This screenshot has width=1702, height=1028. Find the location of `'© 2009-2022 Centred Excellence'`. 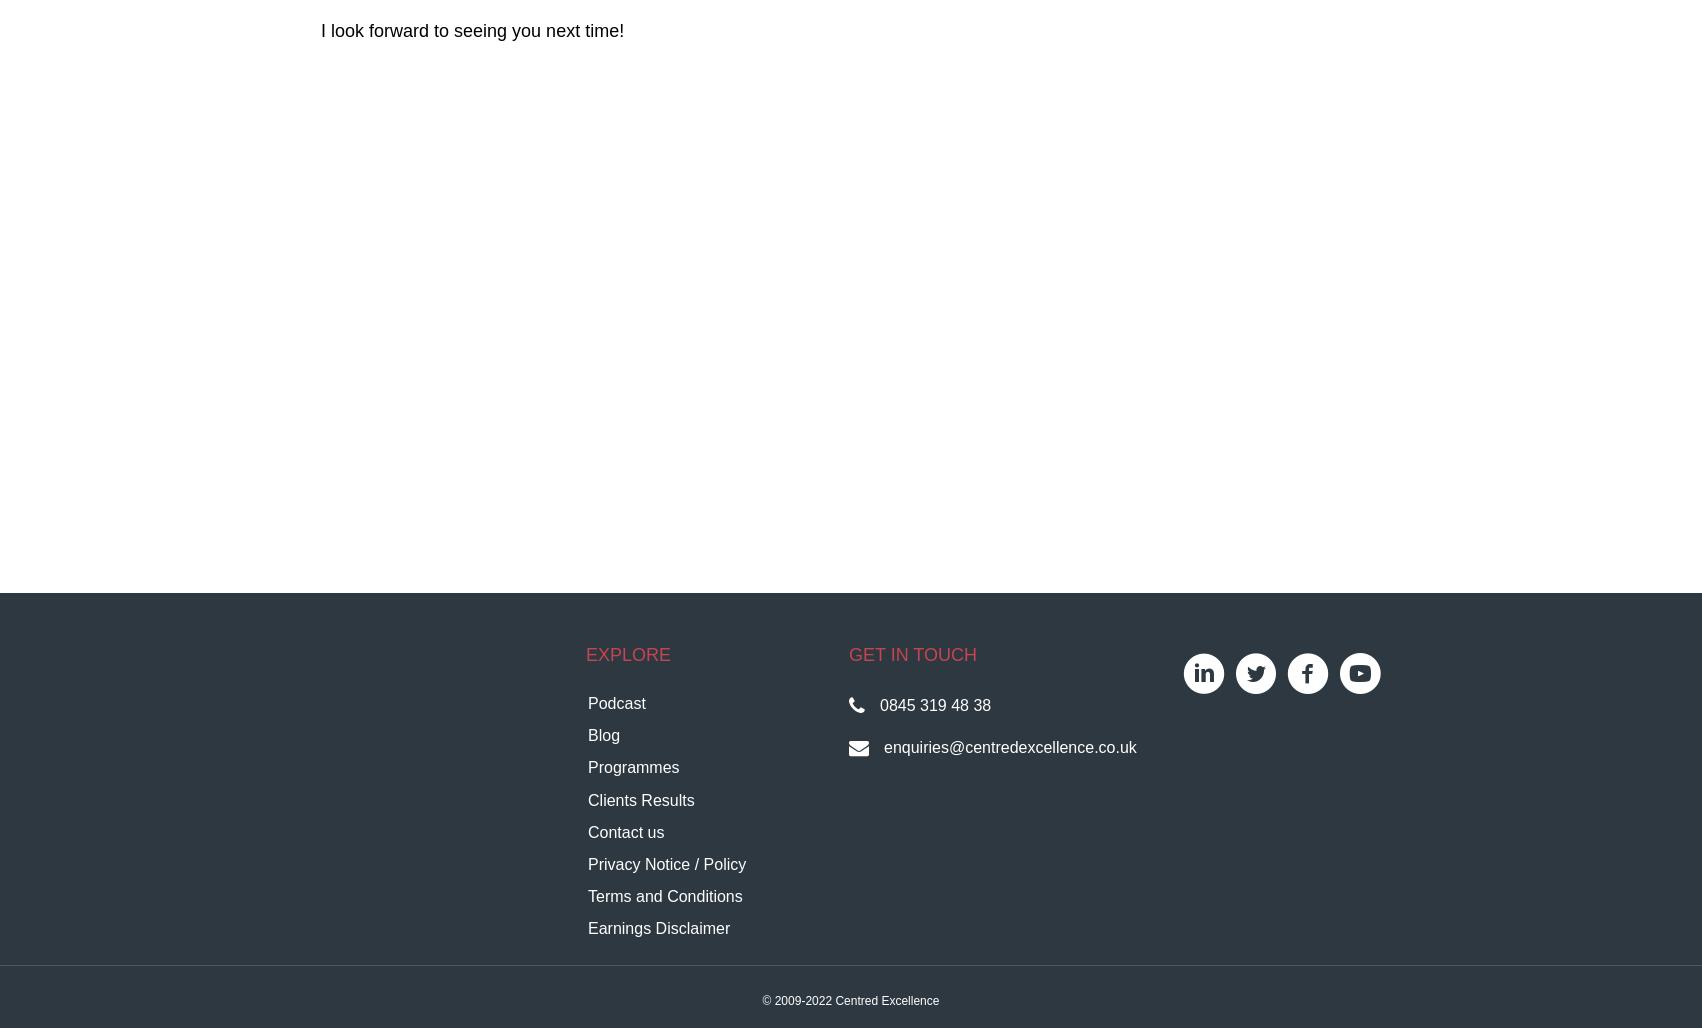

'© 2009-2022 Centred Excellence' is located at coordinates (849, 999).